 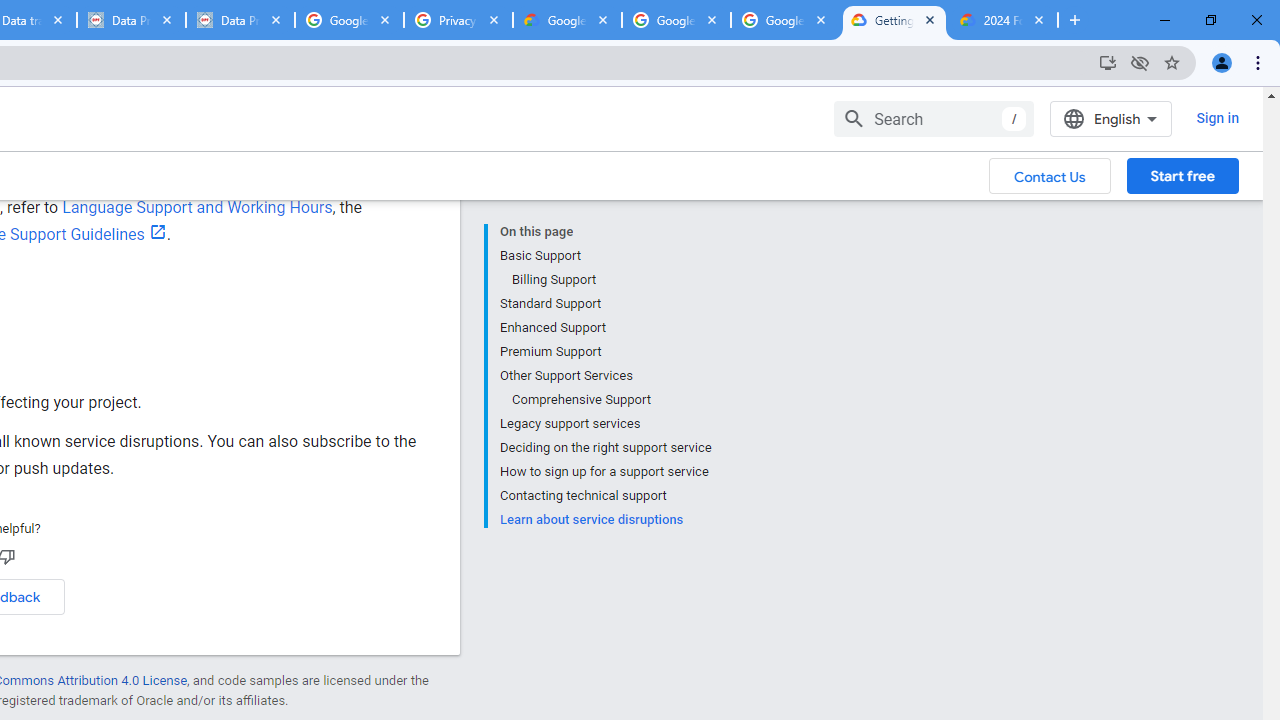 I want to click on 'Deciding on the right support service', so click(x=604, y=447).